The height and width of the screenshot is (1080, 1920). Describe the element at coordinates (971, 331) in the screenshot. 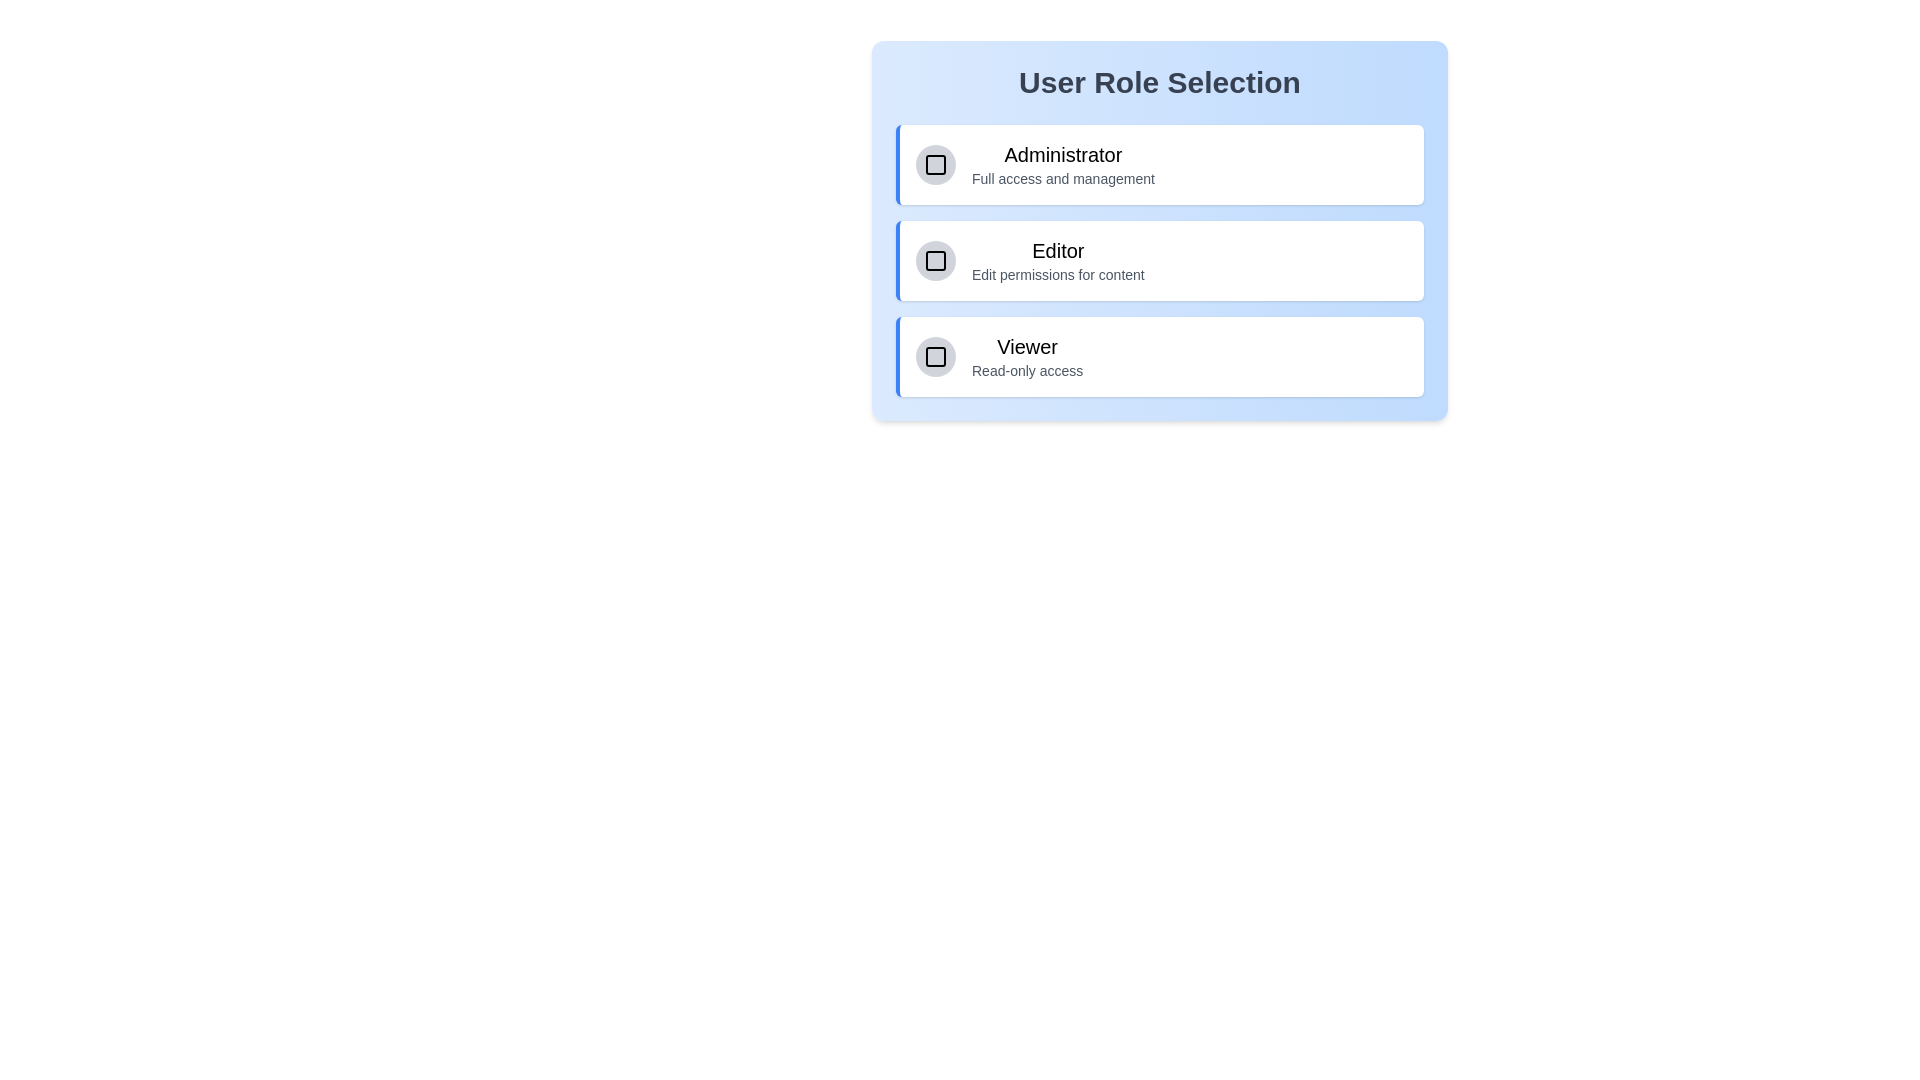

I see `the text of the role description for Viewer` at that location.